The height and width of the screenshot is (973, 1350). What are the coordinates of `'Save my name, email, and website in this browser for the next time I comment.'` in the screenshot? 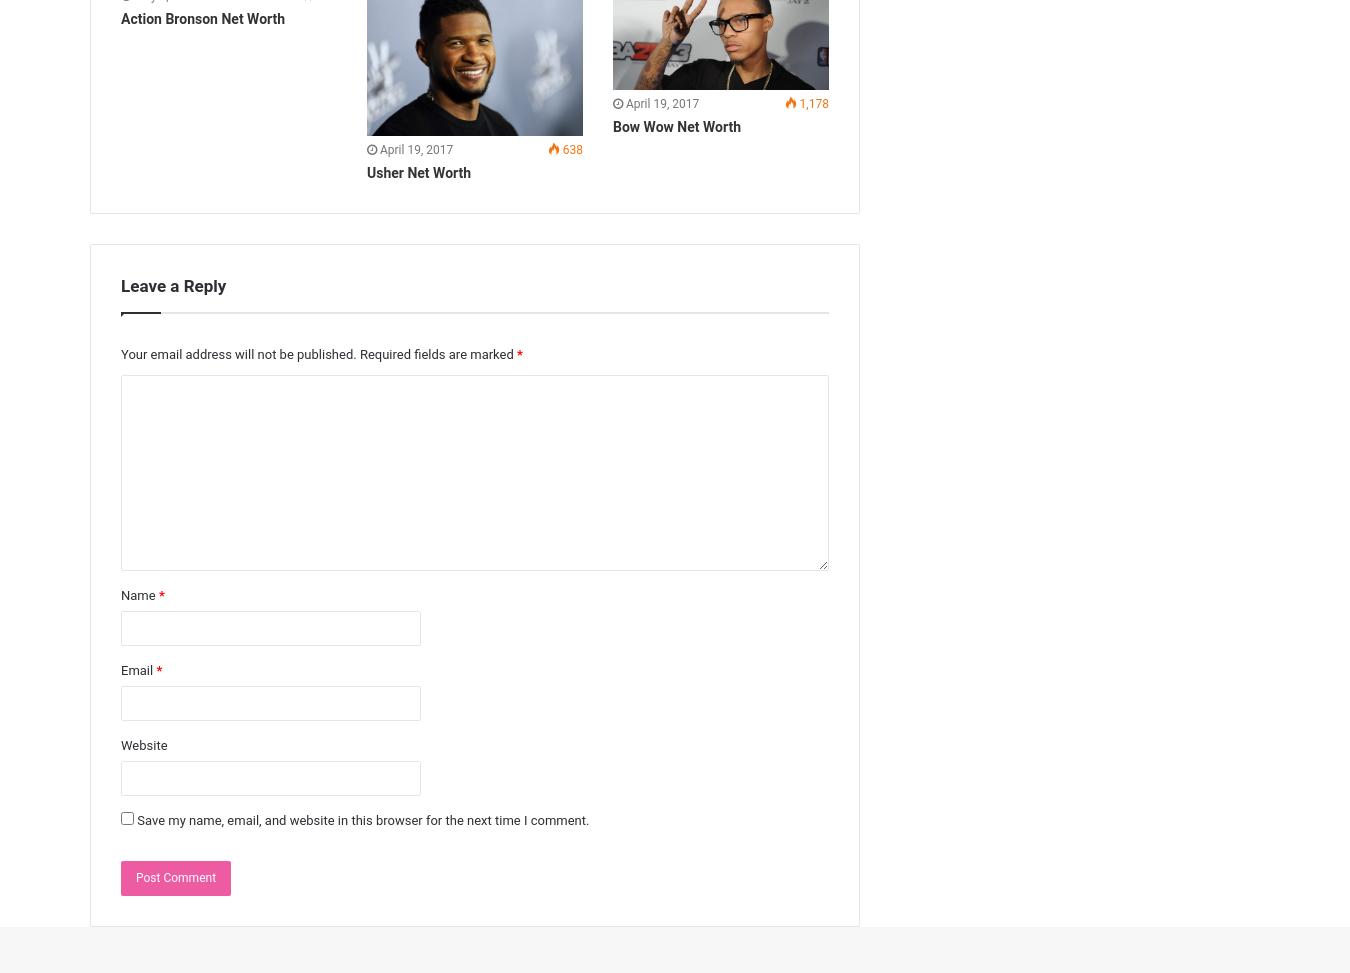 It's located at (363, 819).